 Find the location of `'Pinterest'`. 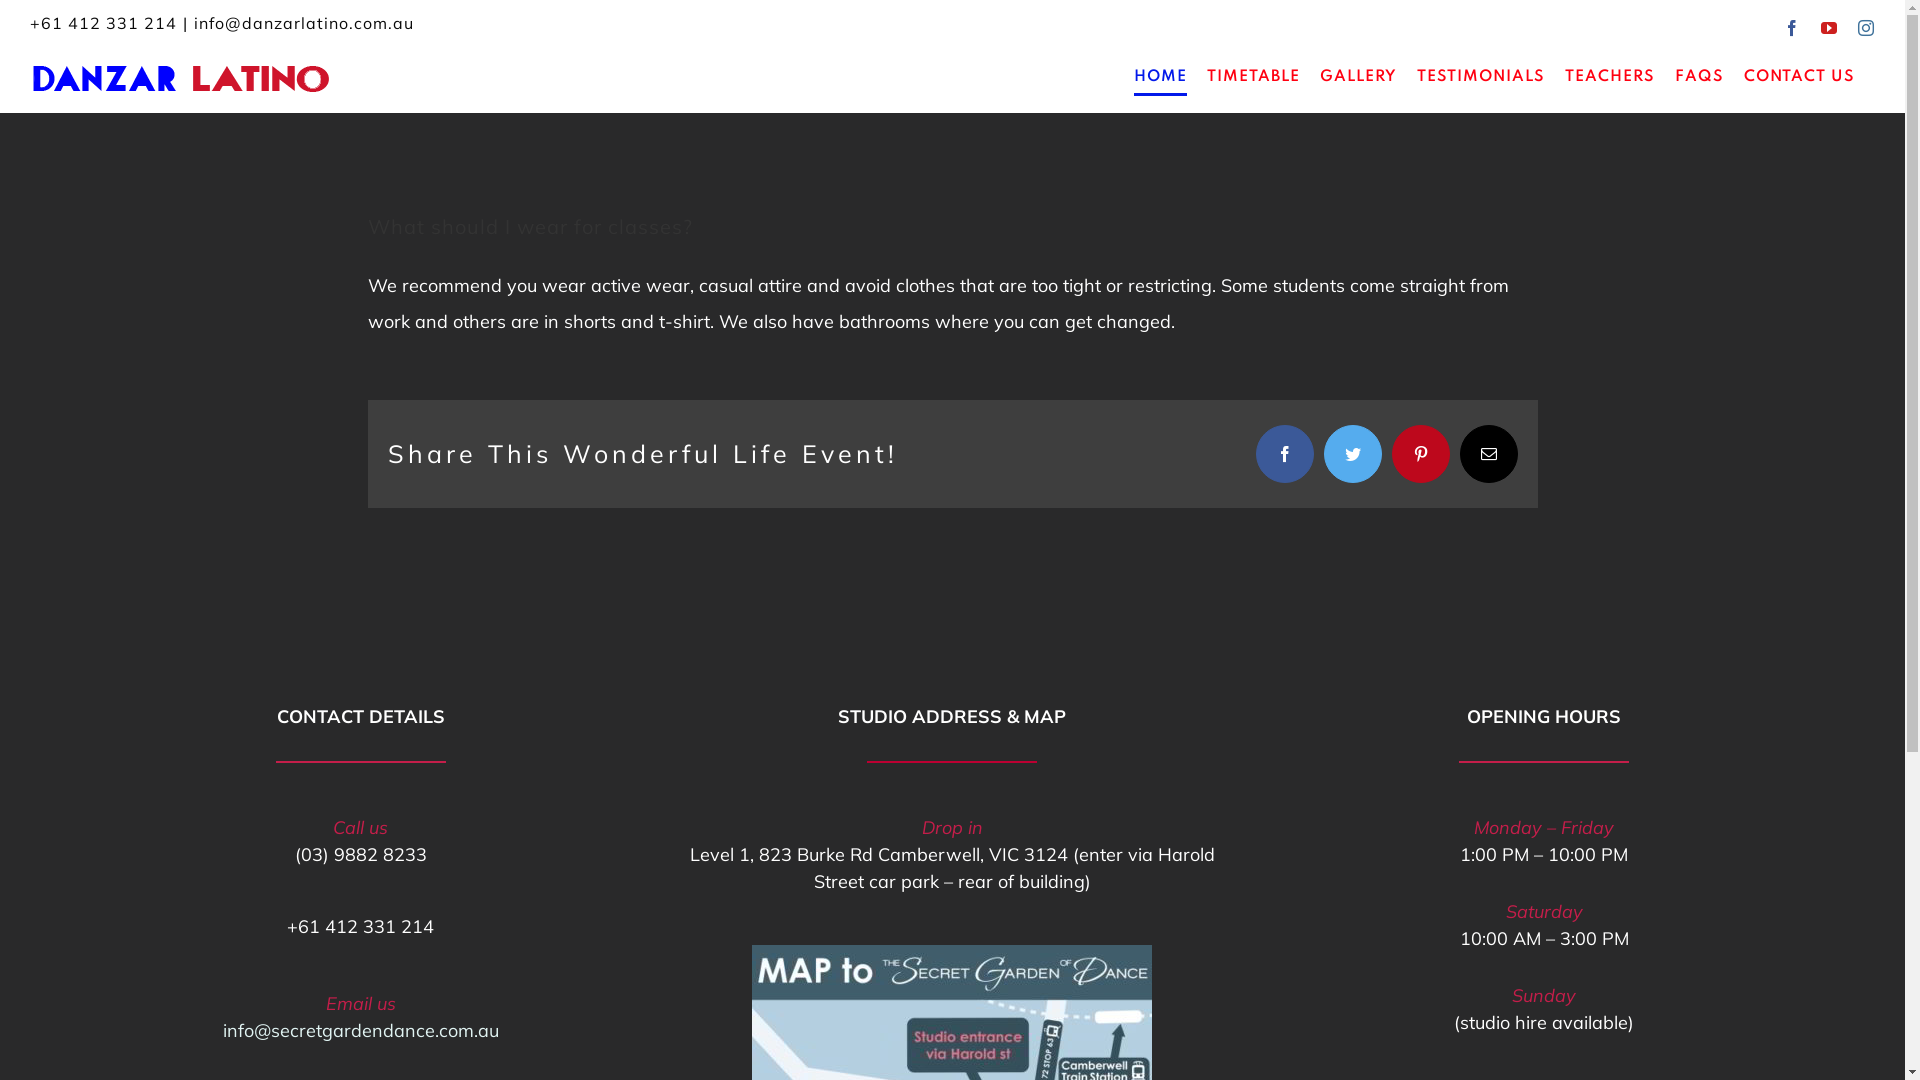

'Pinterest' is located at coordinates (1391, 454).